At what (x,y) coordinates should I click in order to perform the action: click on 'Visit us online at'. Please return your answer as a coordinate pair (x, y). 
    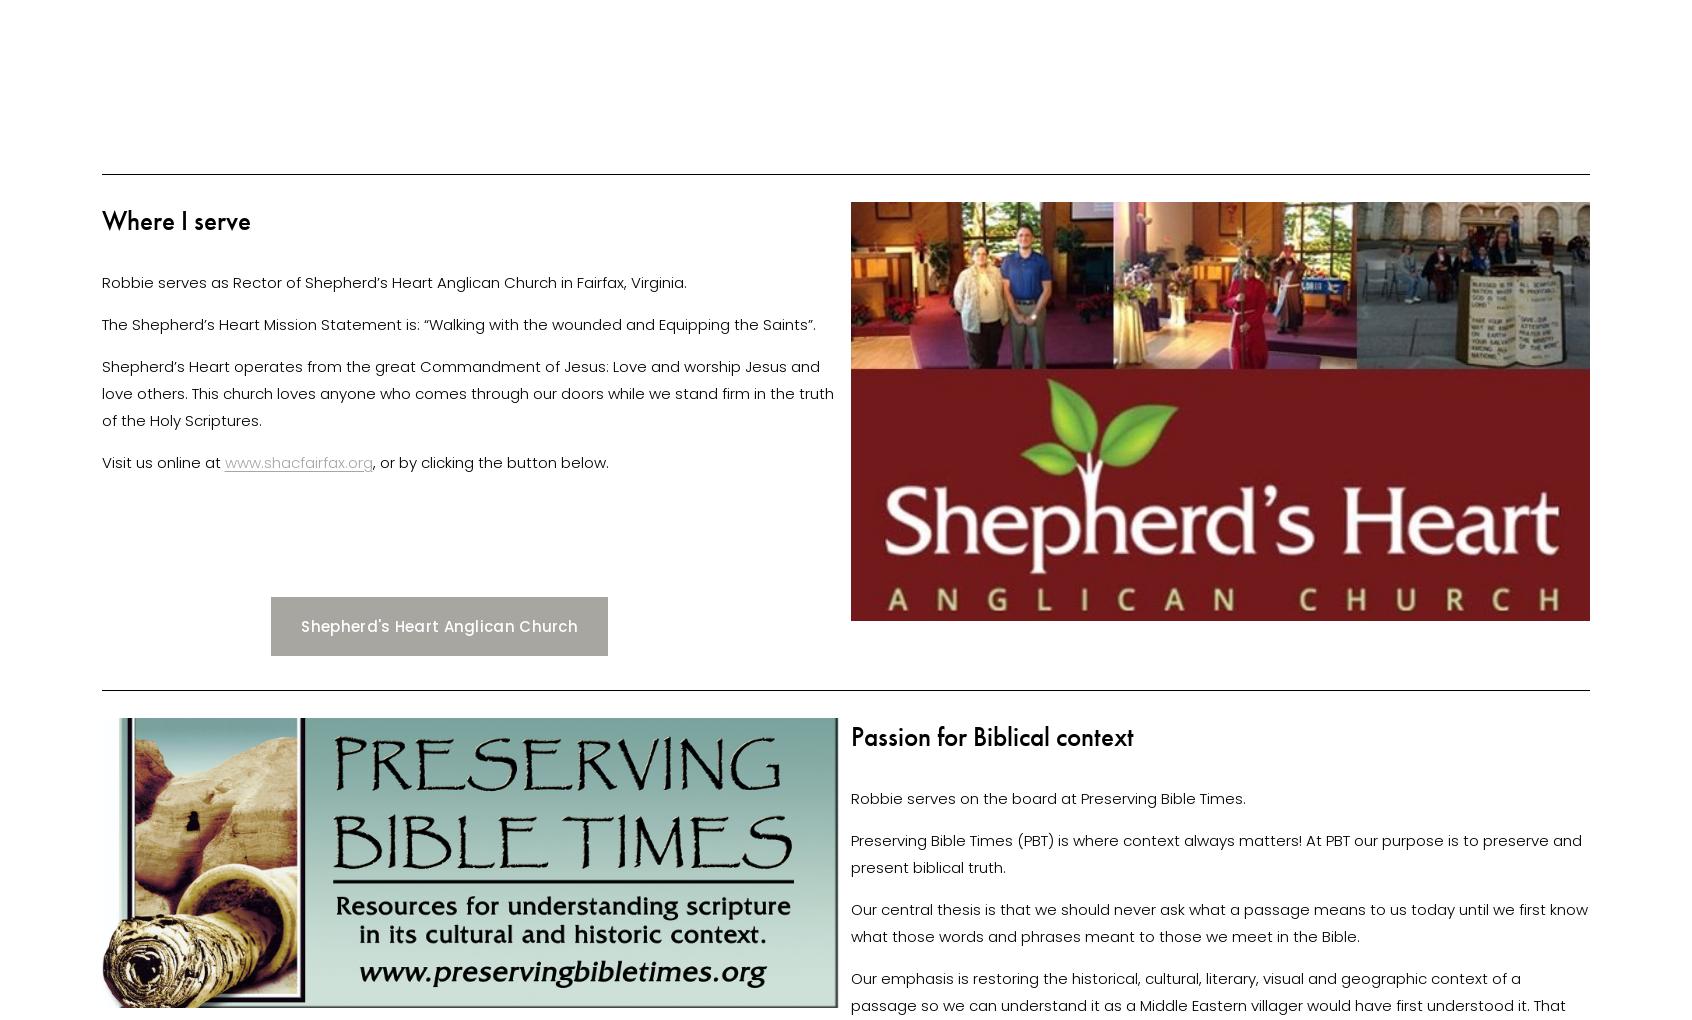
    Looking at the image, I should click on (101, 460).